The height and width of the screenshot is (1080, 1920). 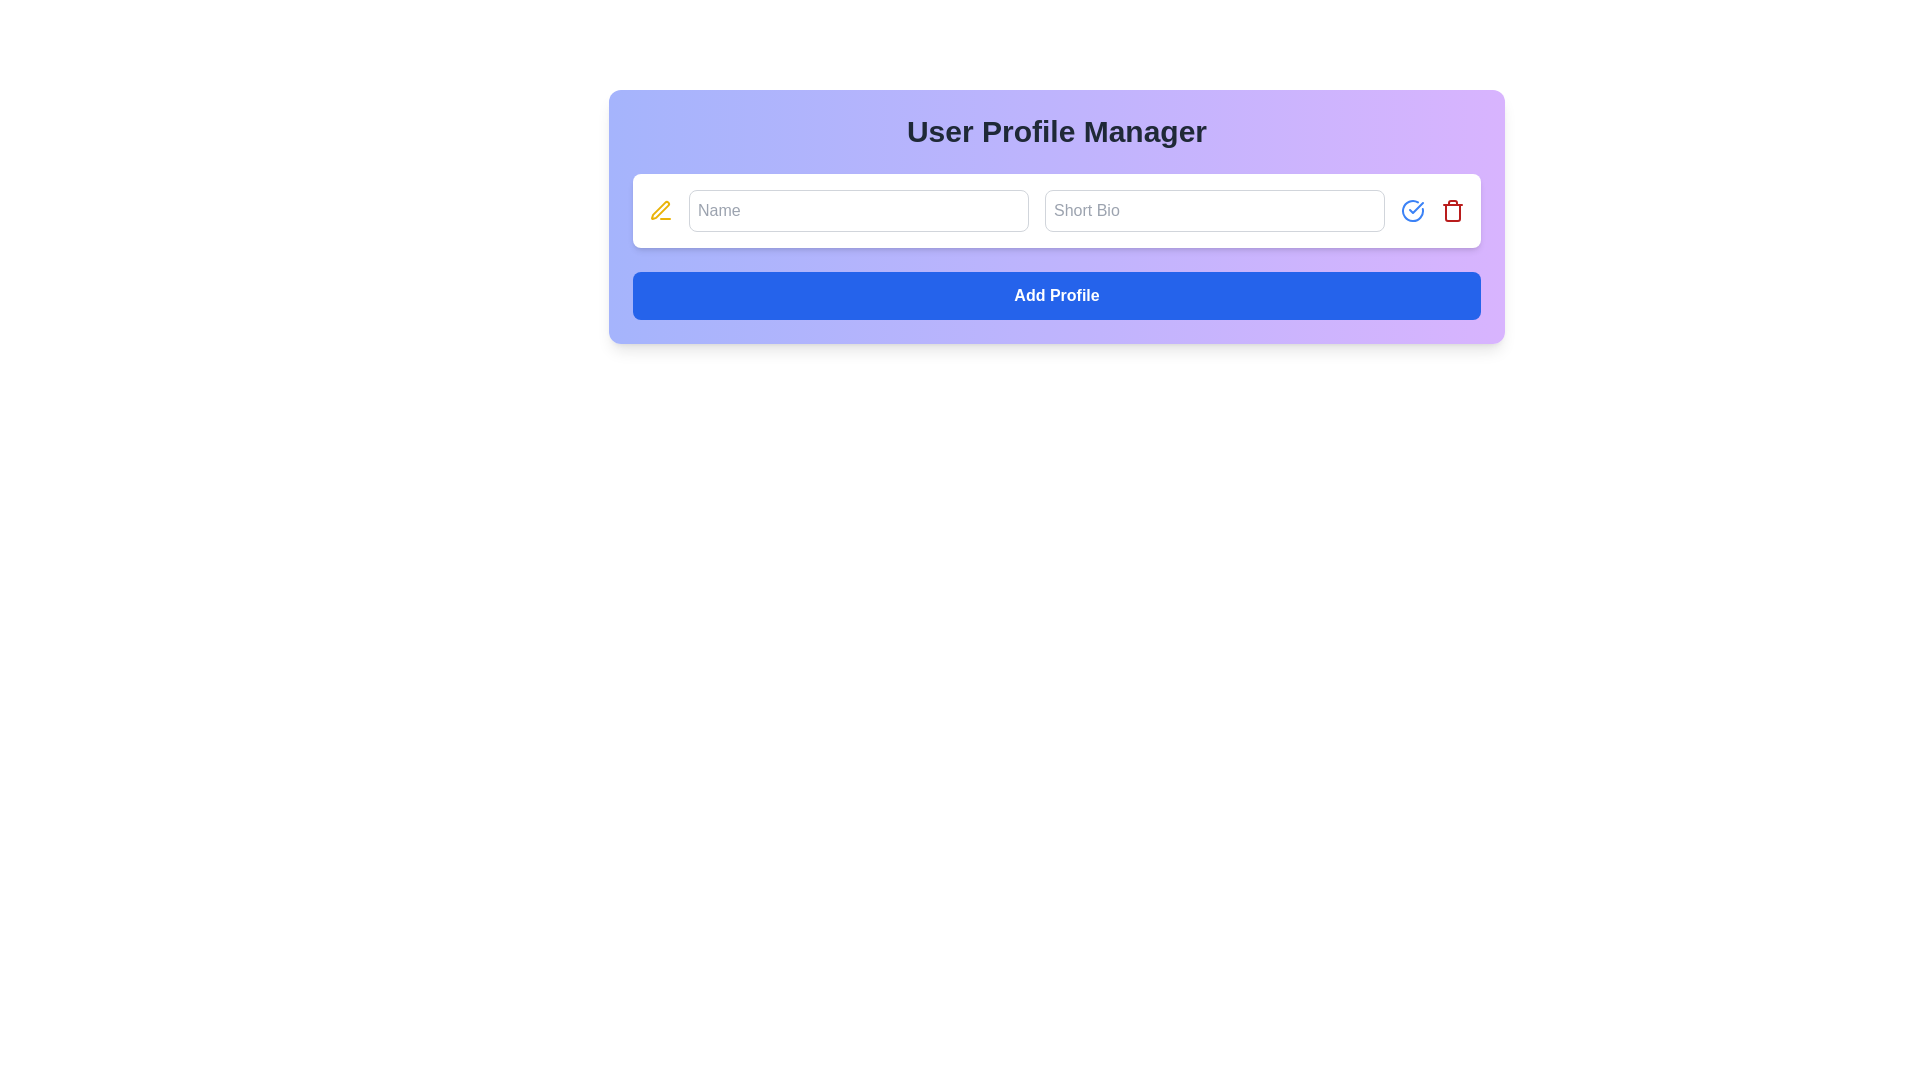 What do you see at coordinates (1415, 208) in the screenshot?
I see `the Decorative icon, which is a blue check mark within a circular frame, located towards the right side of the input field box in the form panel` at bounding box center [1415, 208].